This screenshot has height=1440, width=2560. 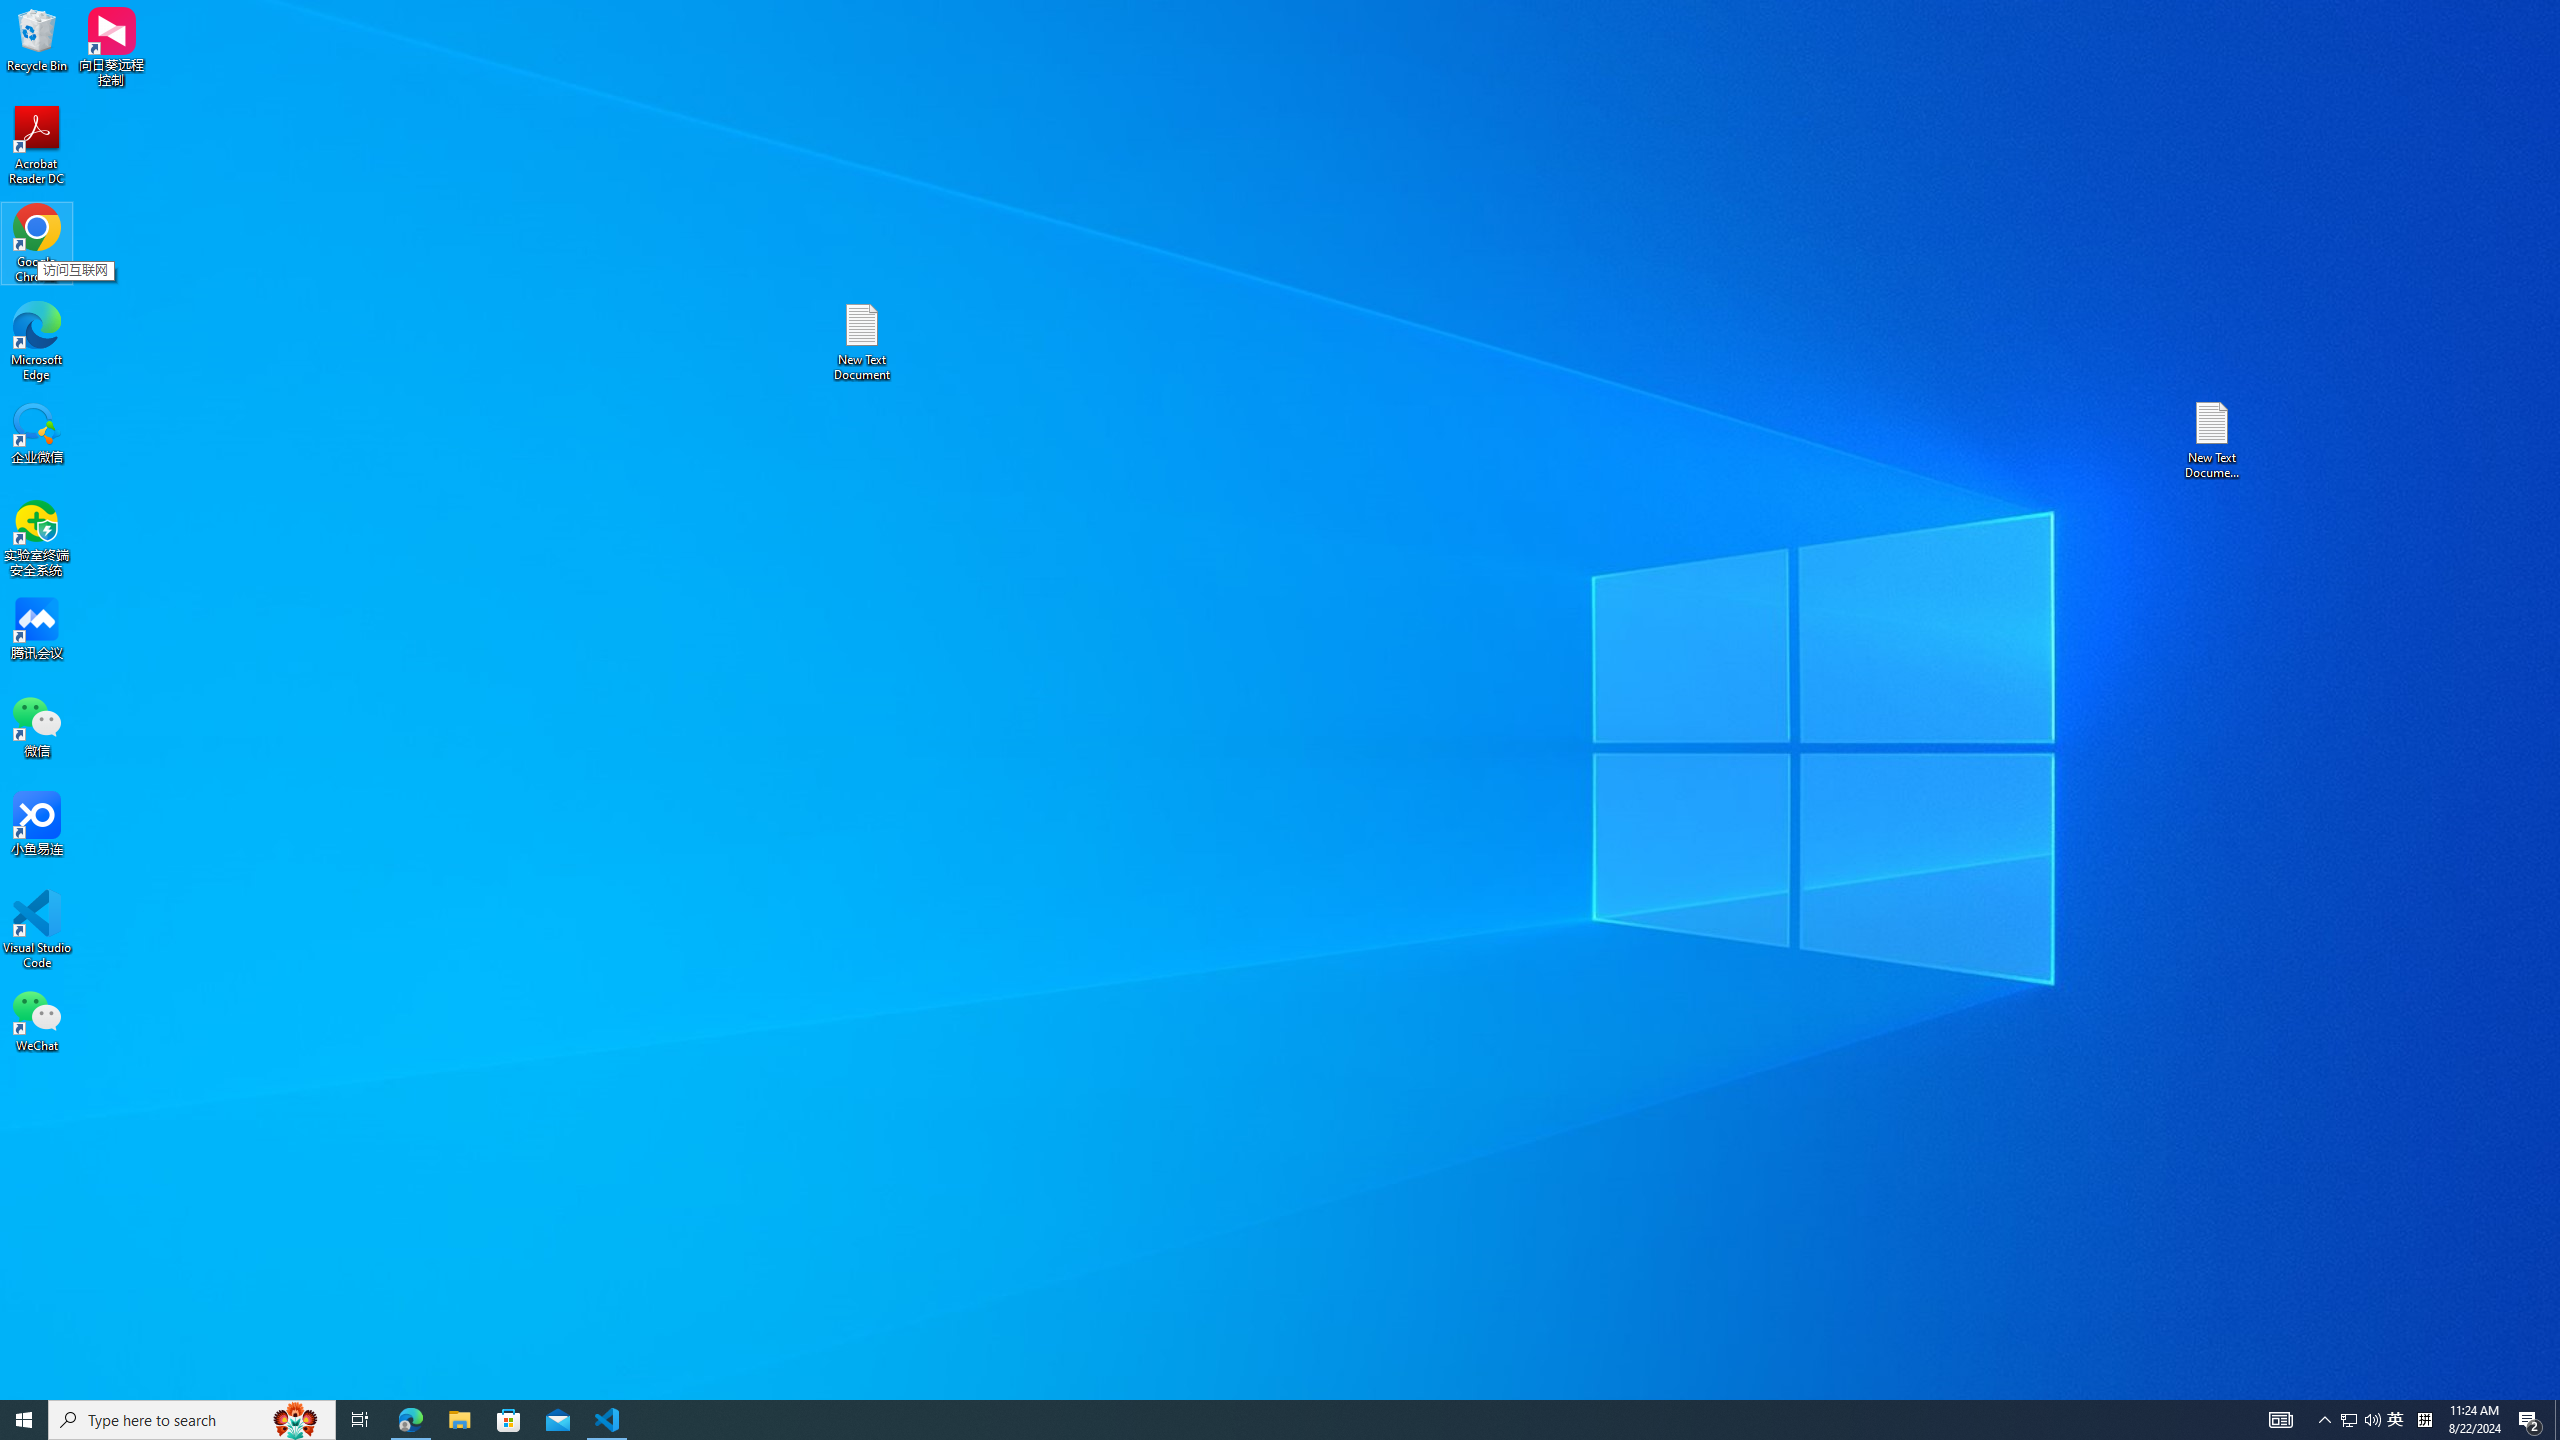 I want to click on 'Action Center, 2 new notifications', so click(x=2530, y=1418).